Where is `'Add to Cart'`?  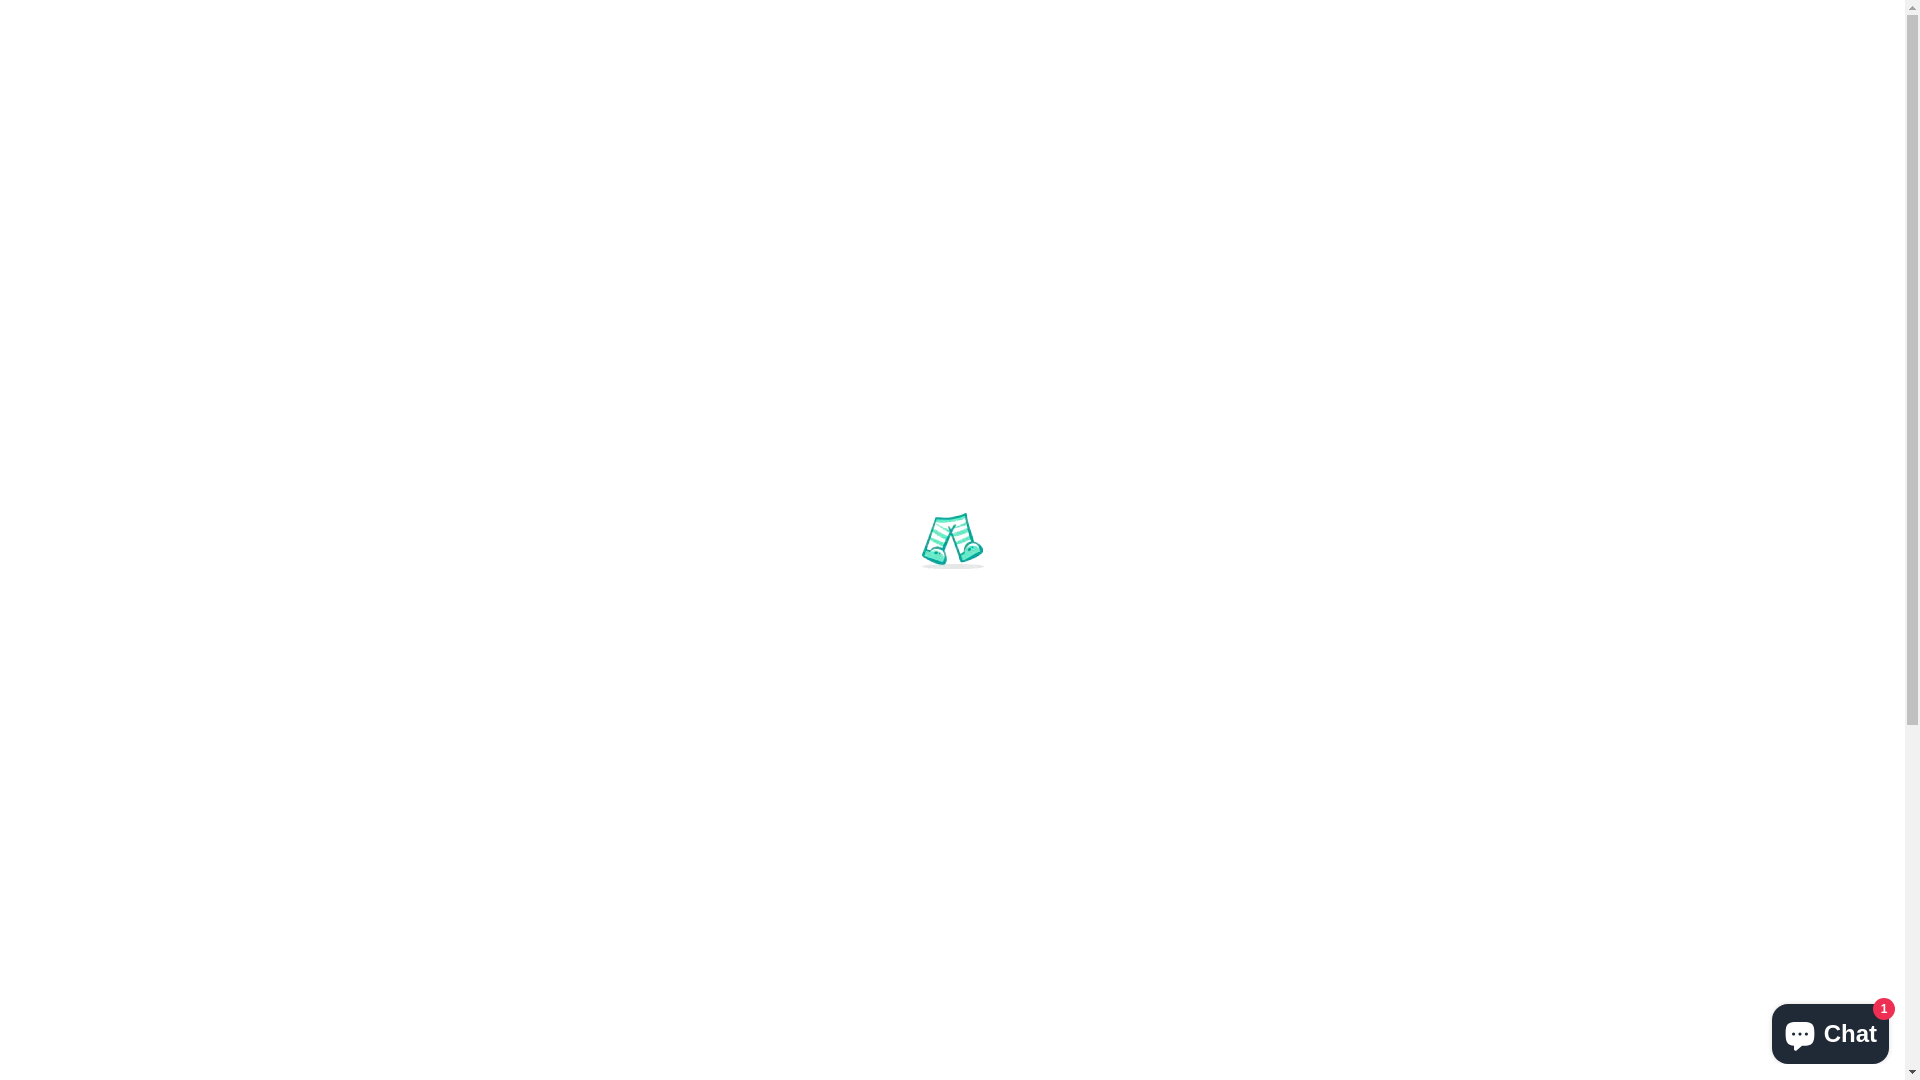 'Add to Cart' is located at coordinates (929, 774).